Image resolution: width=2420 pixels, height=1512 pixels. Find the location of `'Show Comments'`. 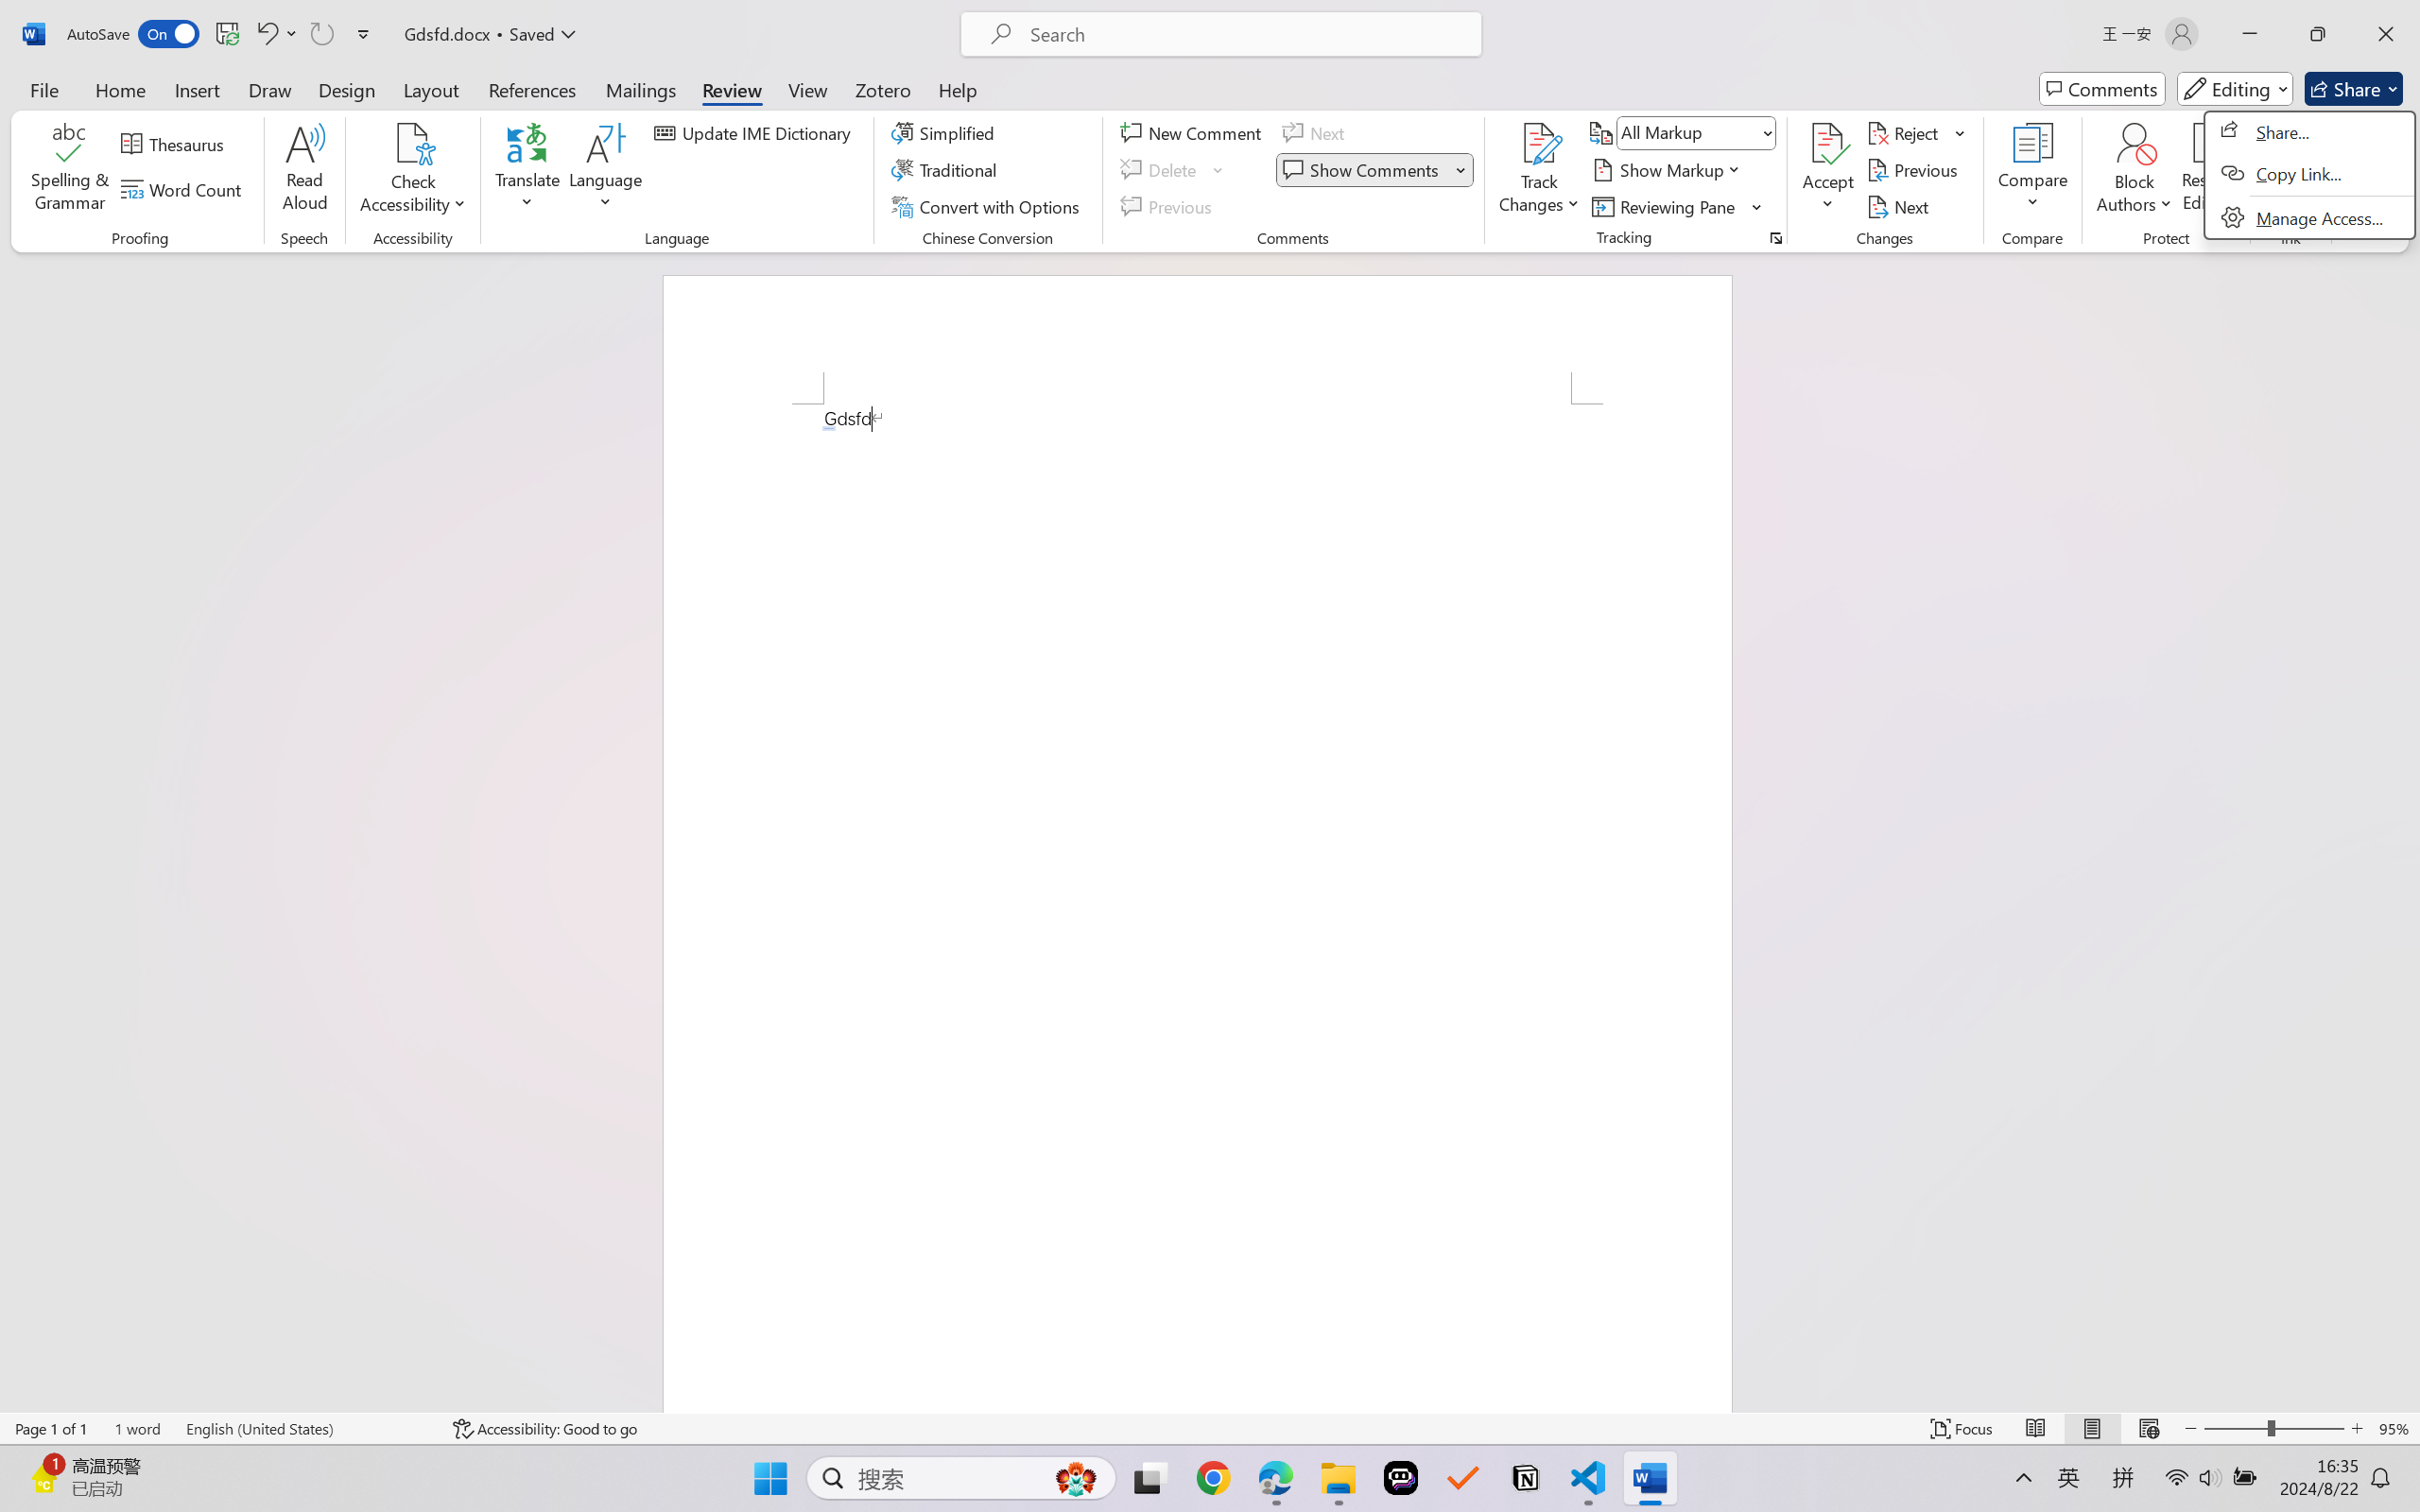

'Show Comments' is located at coordinates (1363, 170).